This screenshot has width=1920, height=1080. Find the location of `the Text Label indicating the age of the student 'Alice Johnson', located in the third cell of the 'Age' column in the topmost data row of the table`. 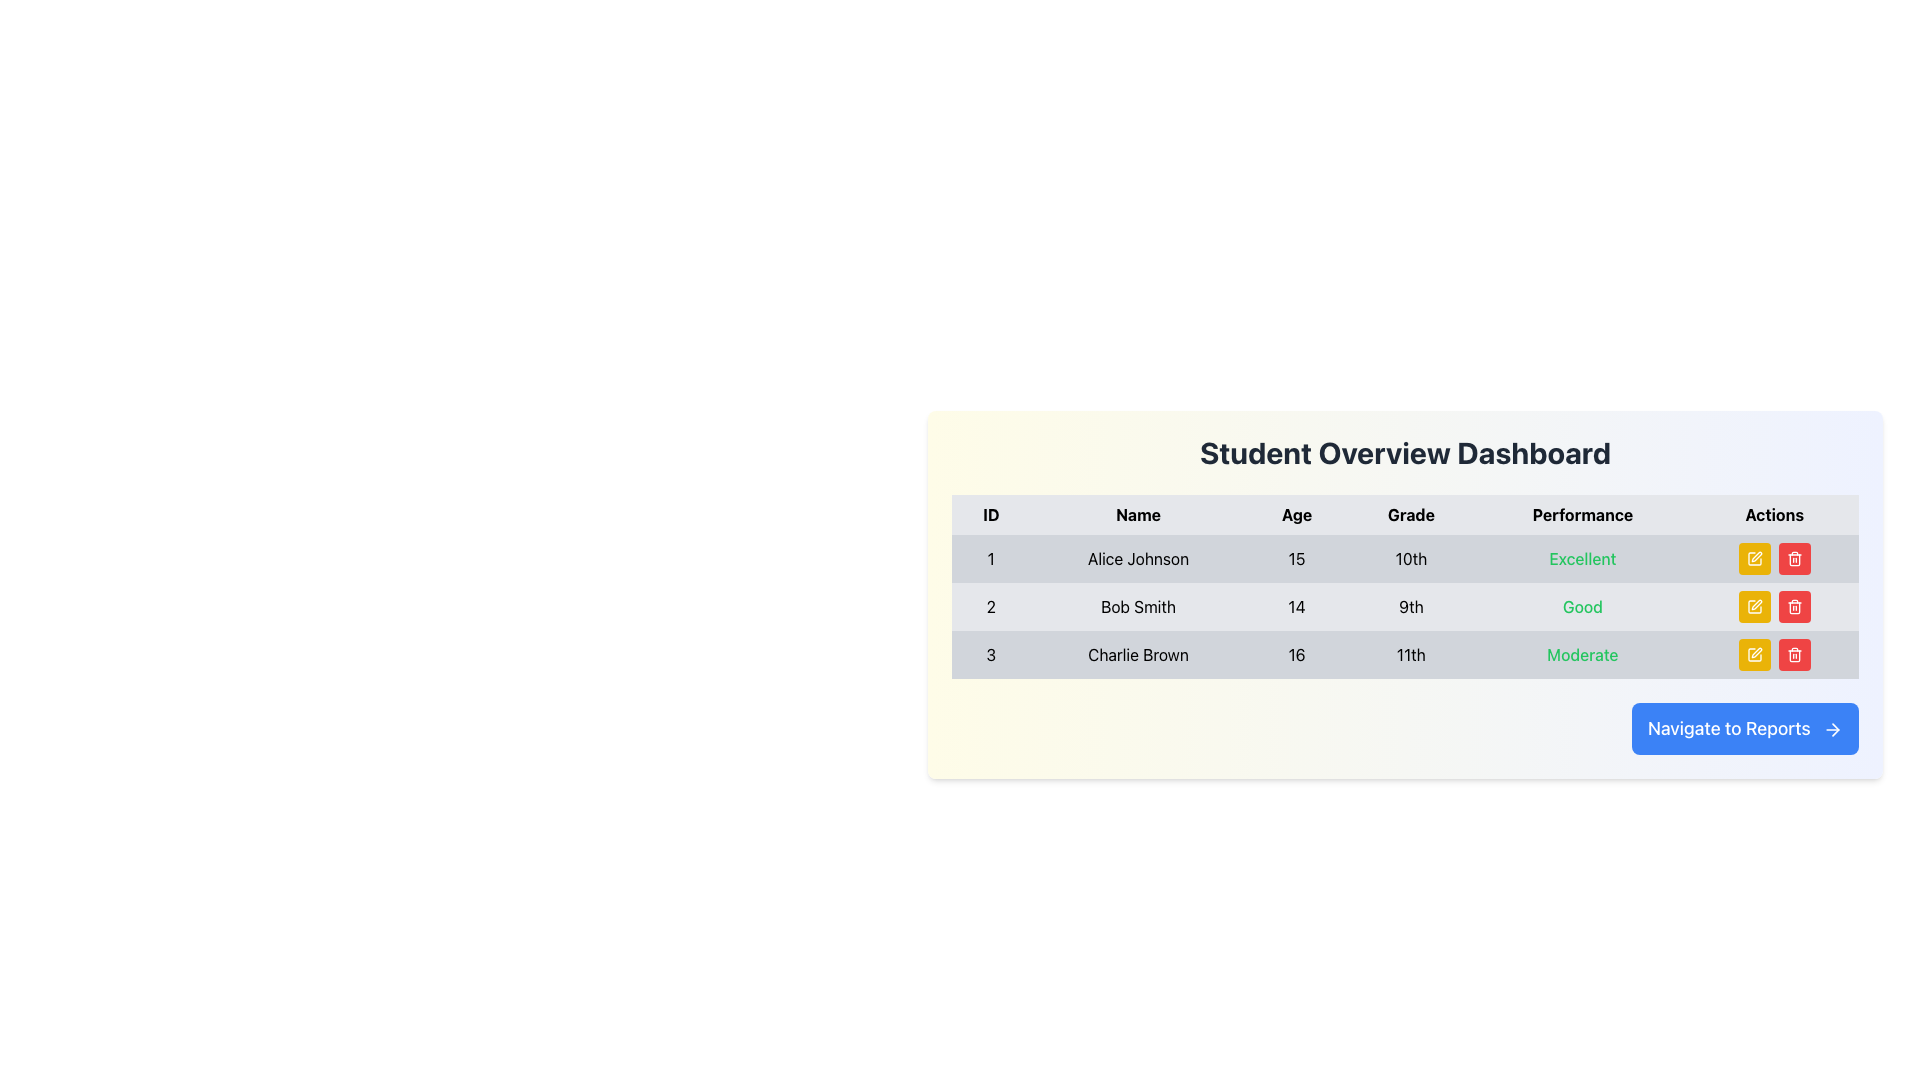

the Text Label indicating the age of the student 'Alice Johnson', located in the third cell of the 'Age' column in the topmost data row of the table is located at coordinates (1296, 559).